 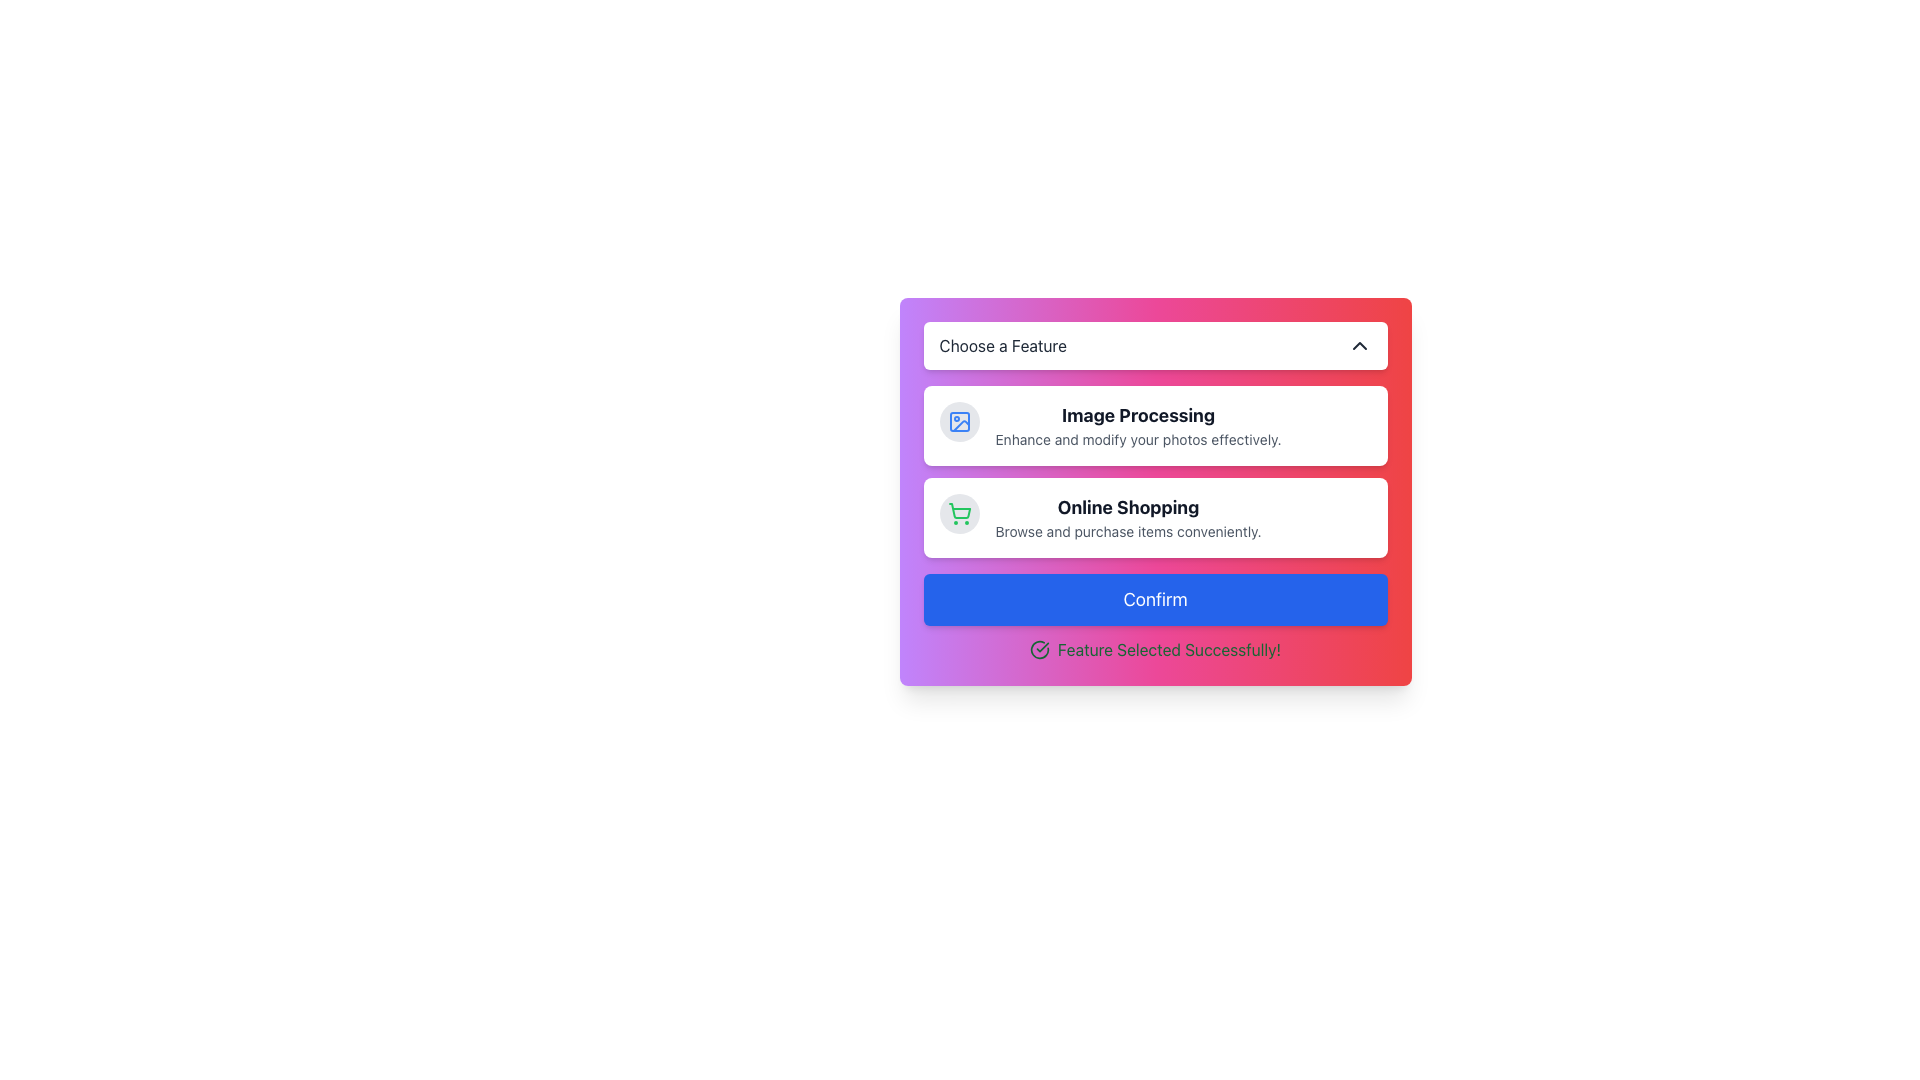 I want to click on the second feature selection option for online shopping, located below 'Image Processing' and above the 'Confirm' button, so click(x=1155, y=516).